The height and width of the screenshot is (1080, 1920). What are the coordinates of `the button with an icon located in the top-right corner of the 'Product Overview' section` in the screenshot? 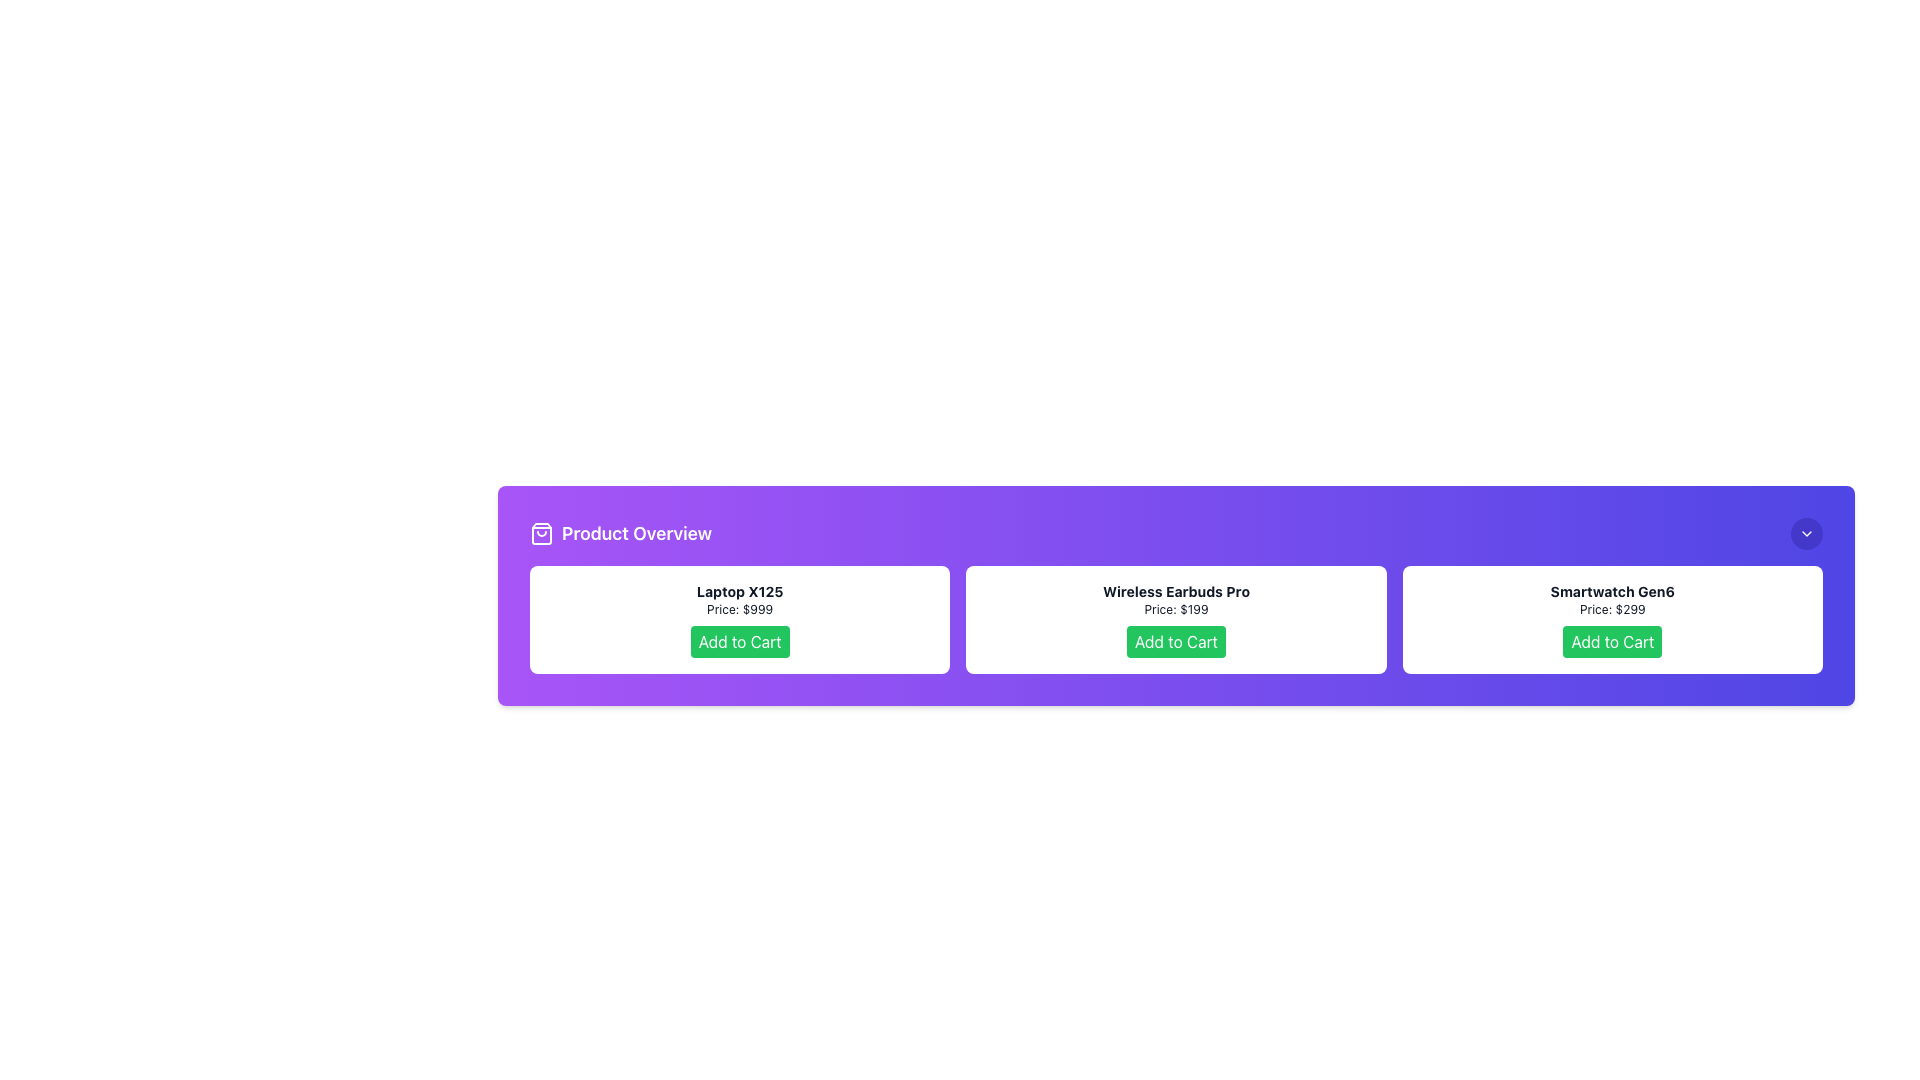 It's located at (1806, 532).